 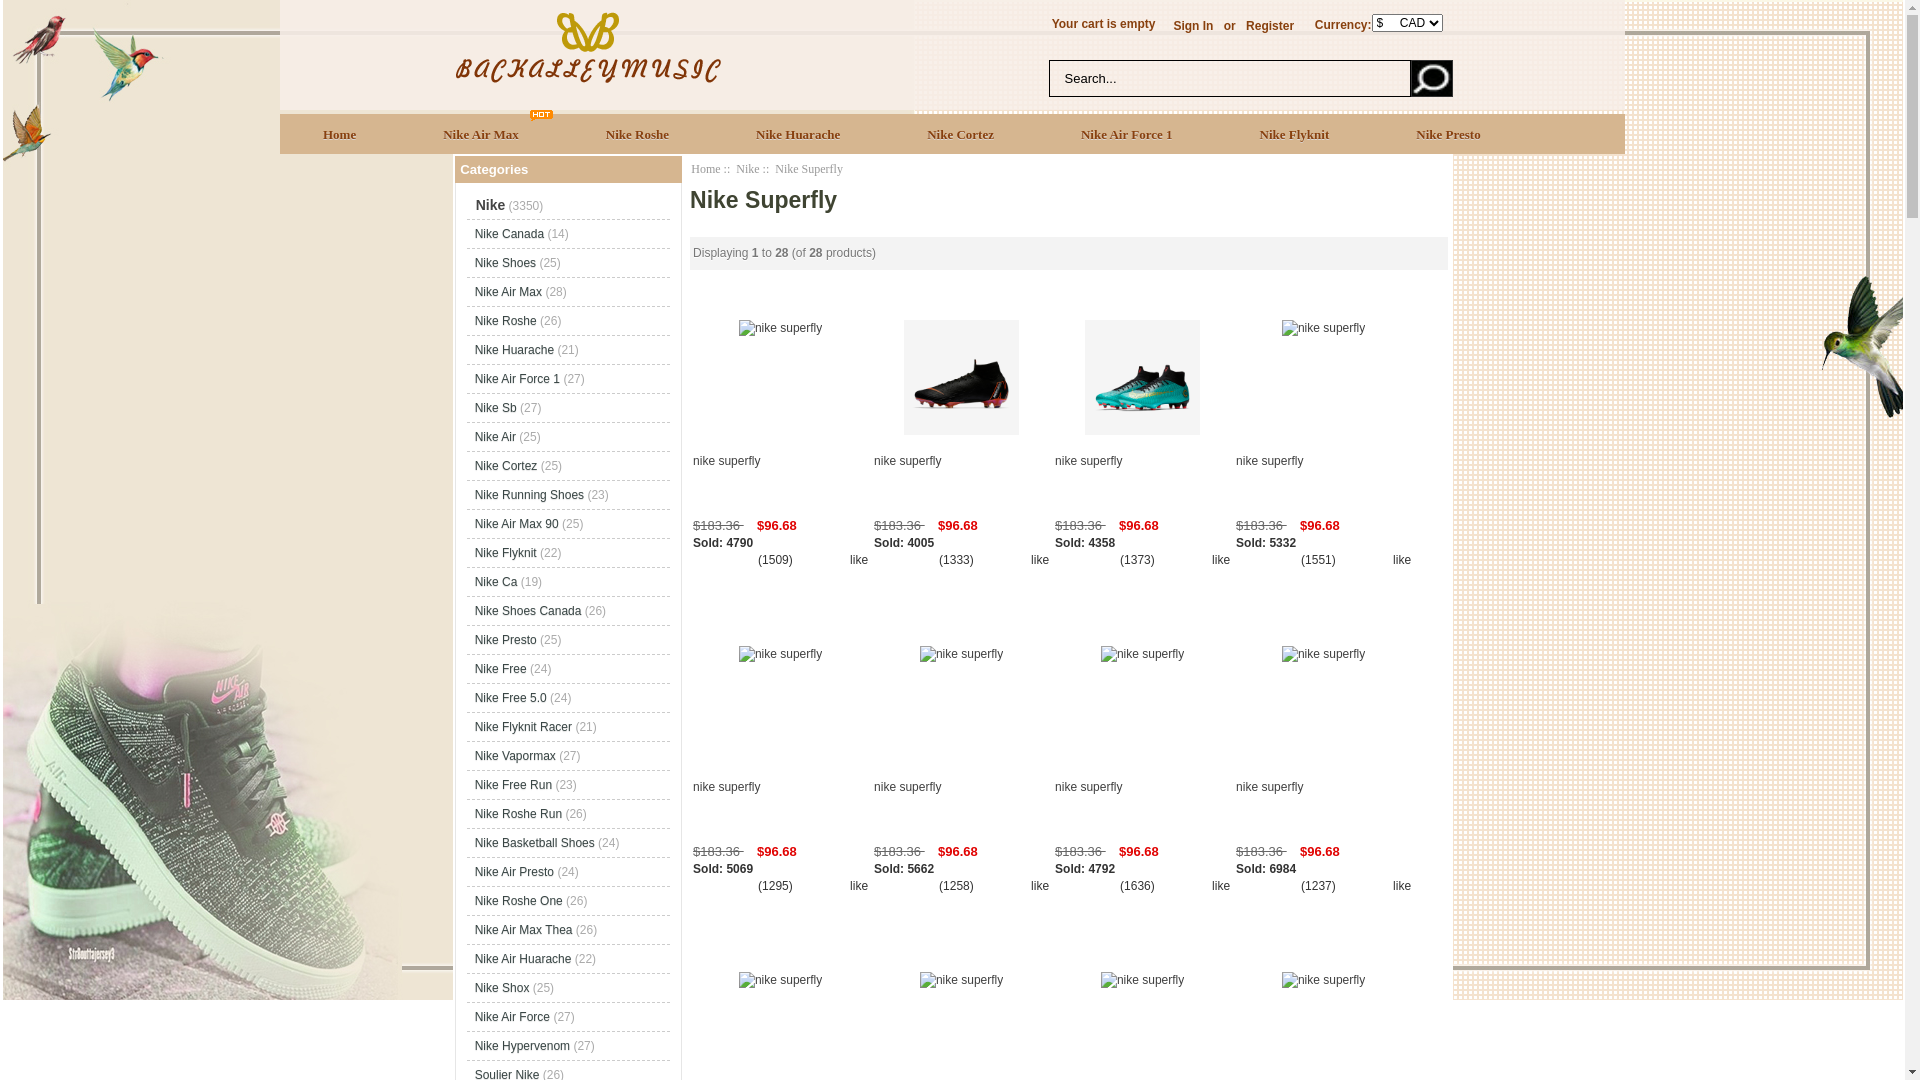 What do you see at coordinates (1448, 133) in the screenshot?
I see `'Nike Presto'` at bounding box center [1448, 133].